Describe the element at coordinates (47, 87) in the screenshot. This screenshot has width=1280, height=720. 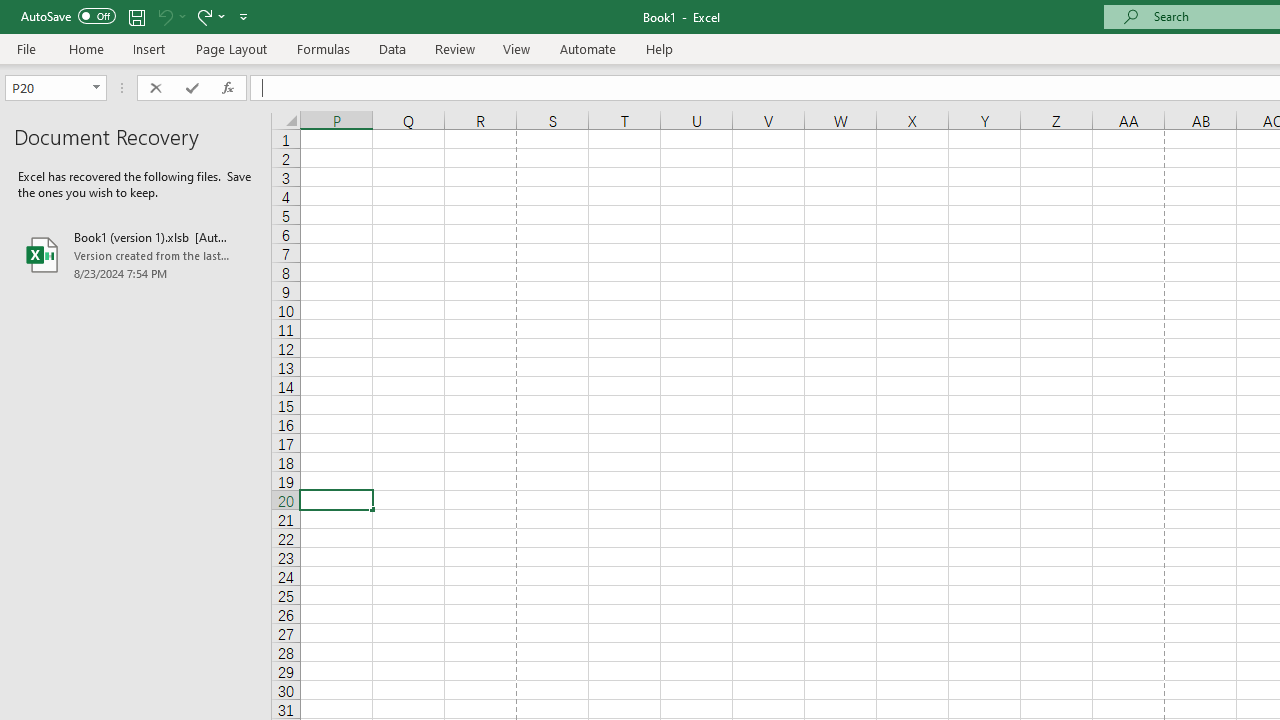
I see `'Name Box'` at that location.